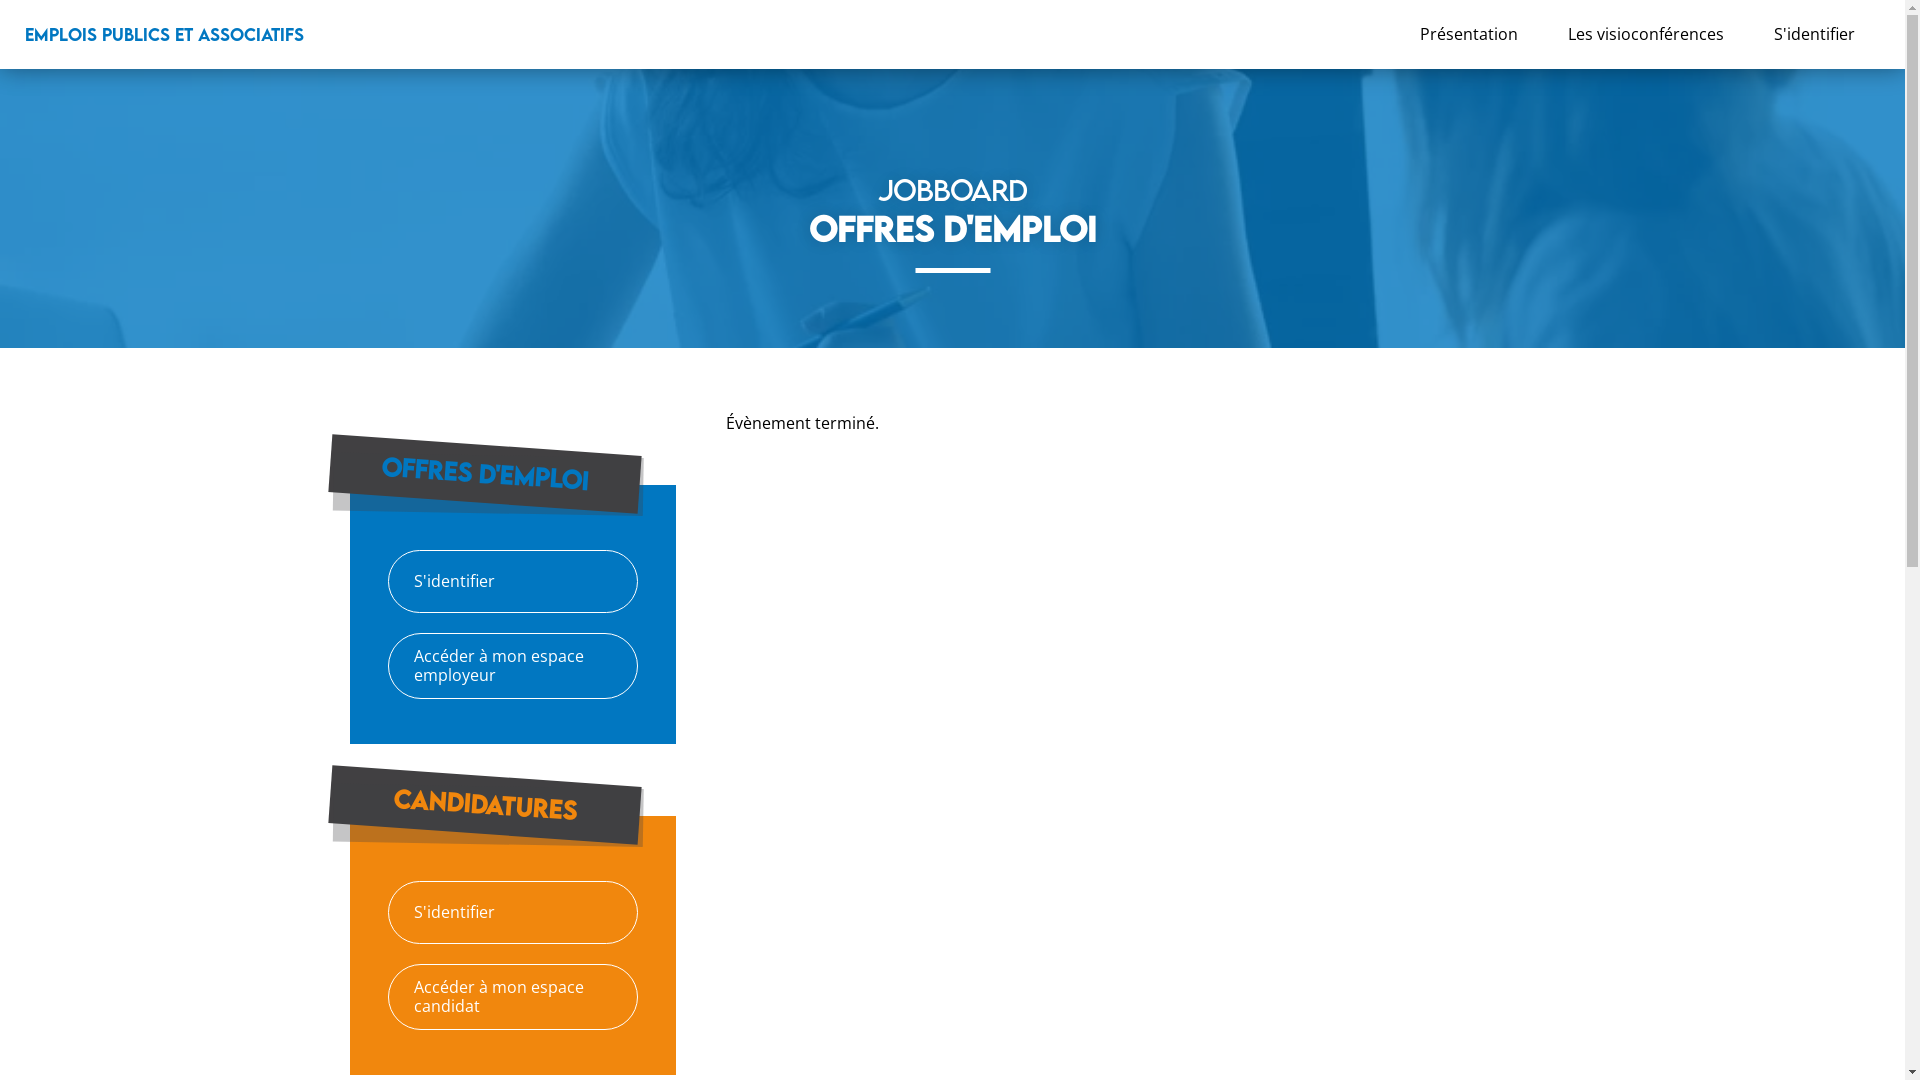 This screenshot has width=1920, height=1080. Describe the element at coordinates (513, 581) in the screenshot. I see `'S'identifier'` at that location.